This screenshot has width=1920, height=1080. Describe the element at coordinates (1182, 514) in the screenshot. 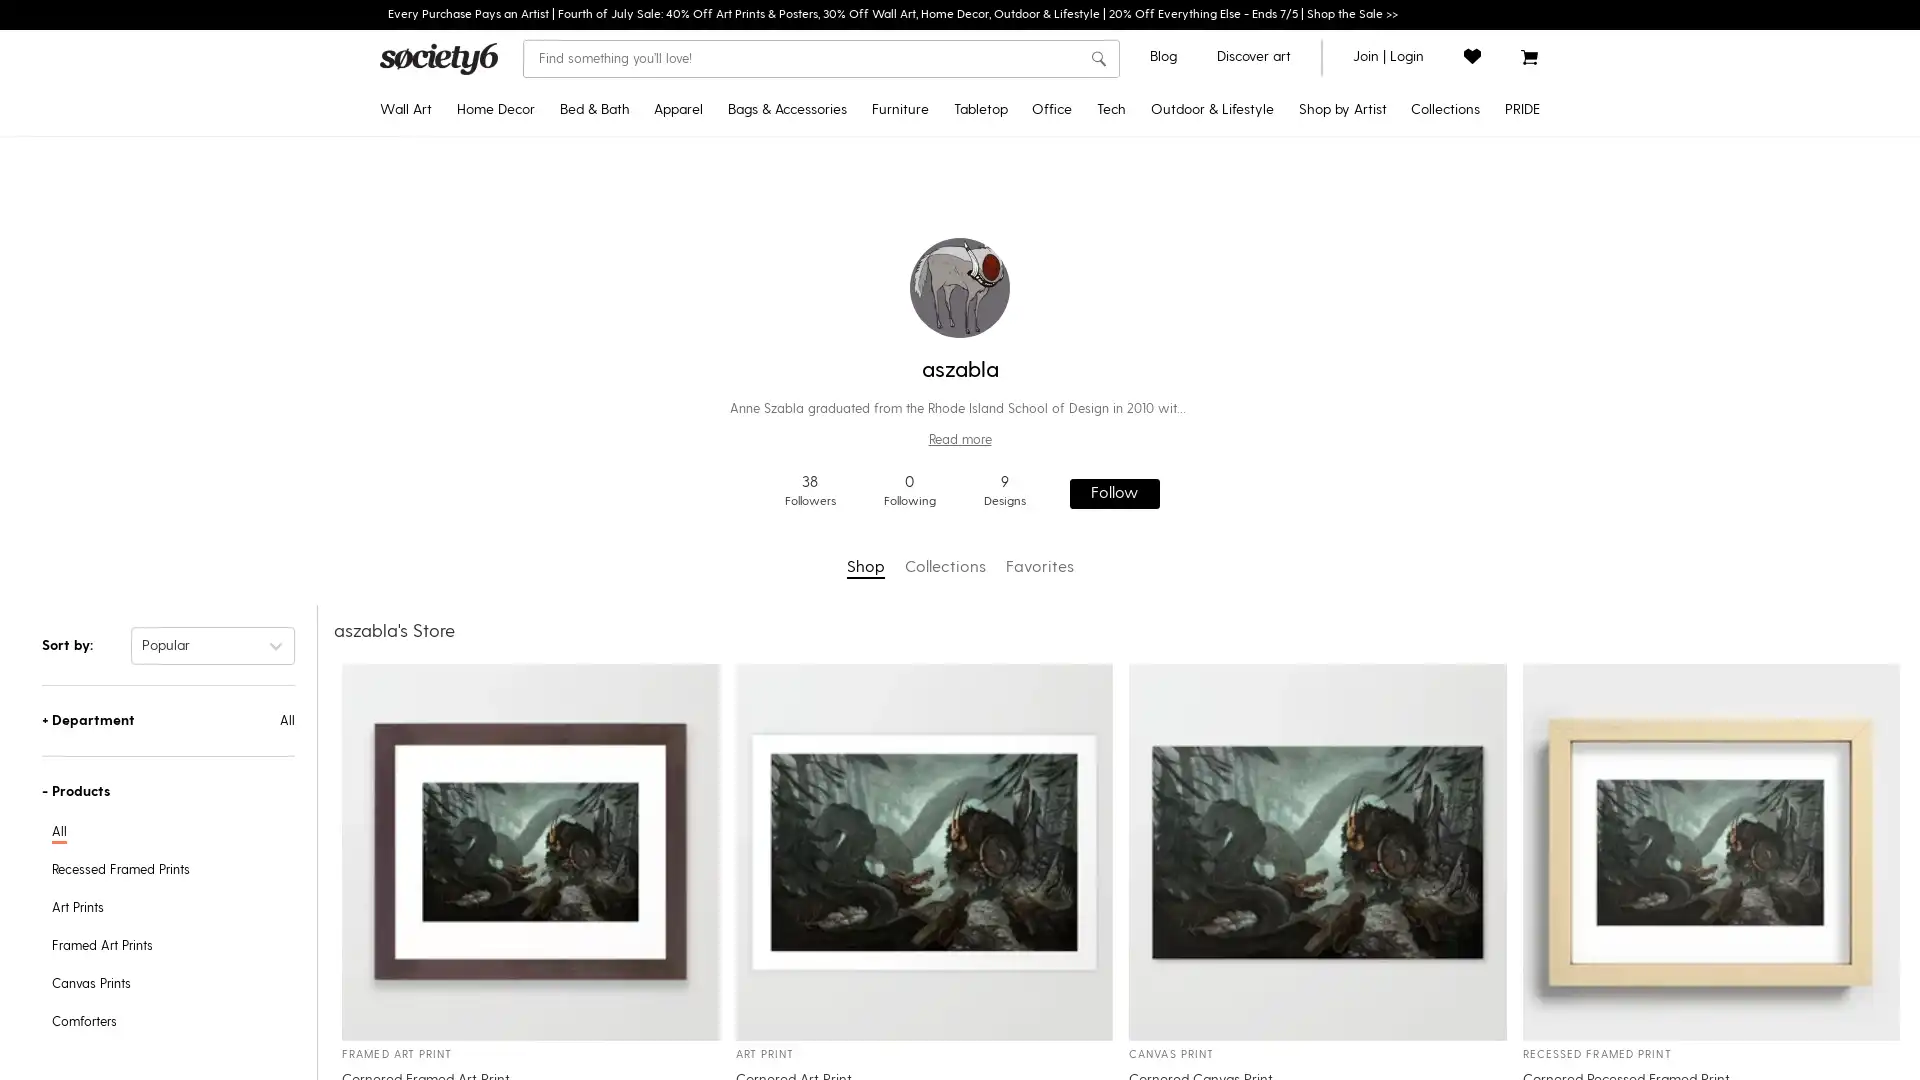

I see `iPhone Skins` at that location.